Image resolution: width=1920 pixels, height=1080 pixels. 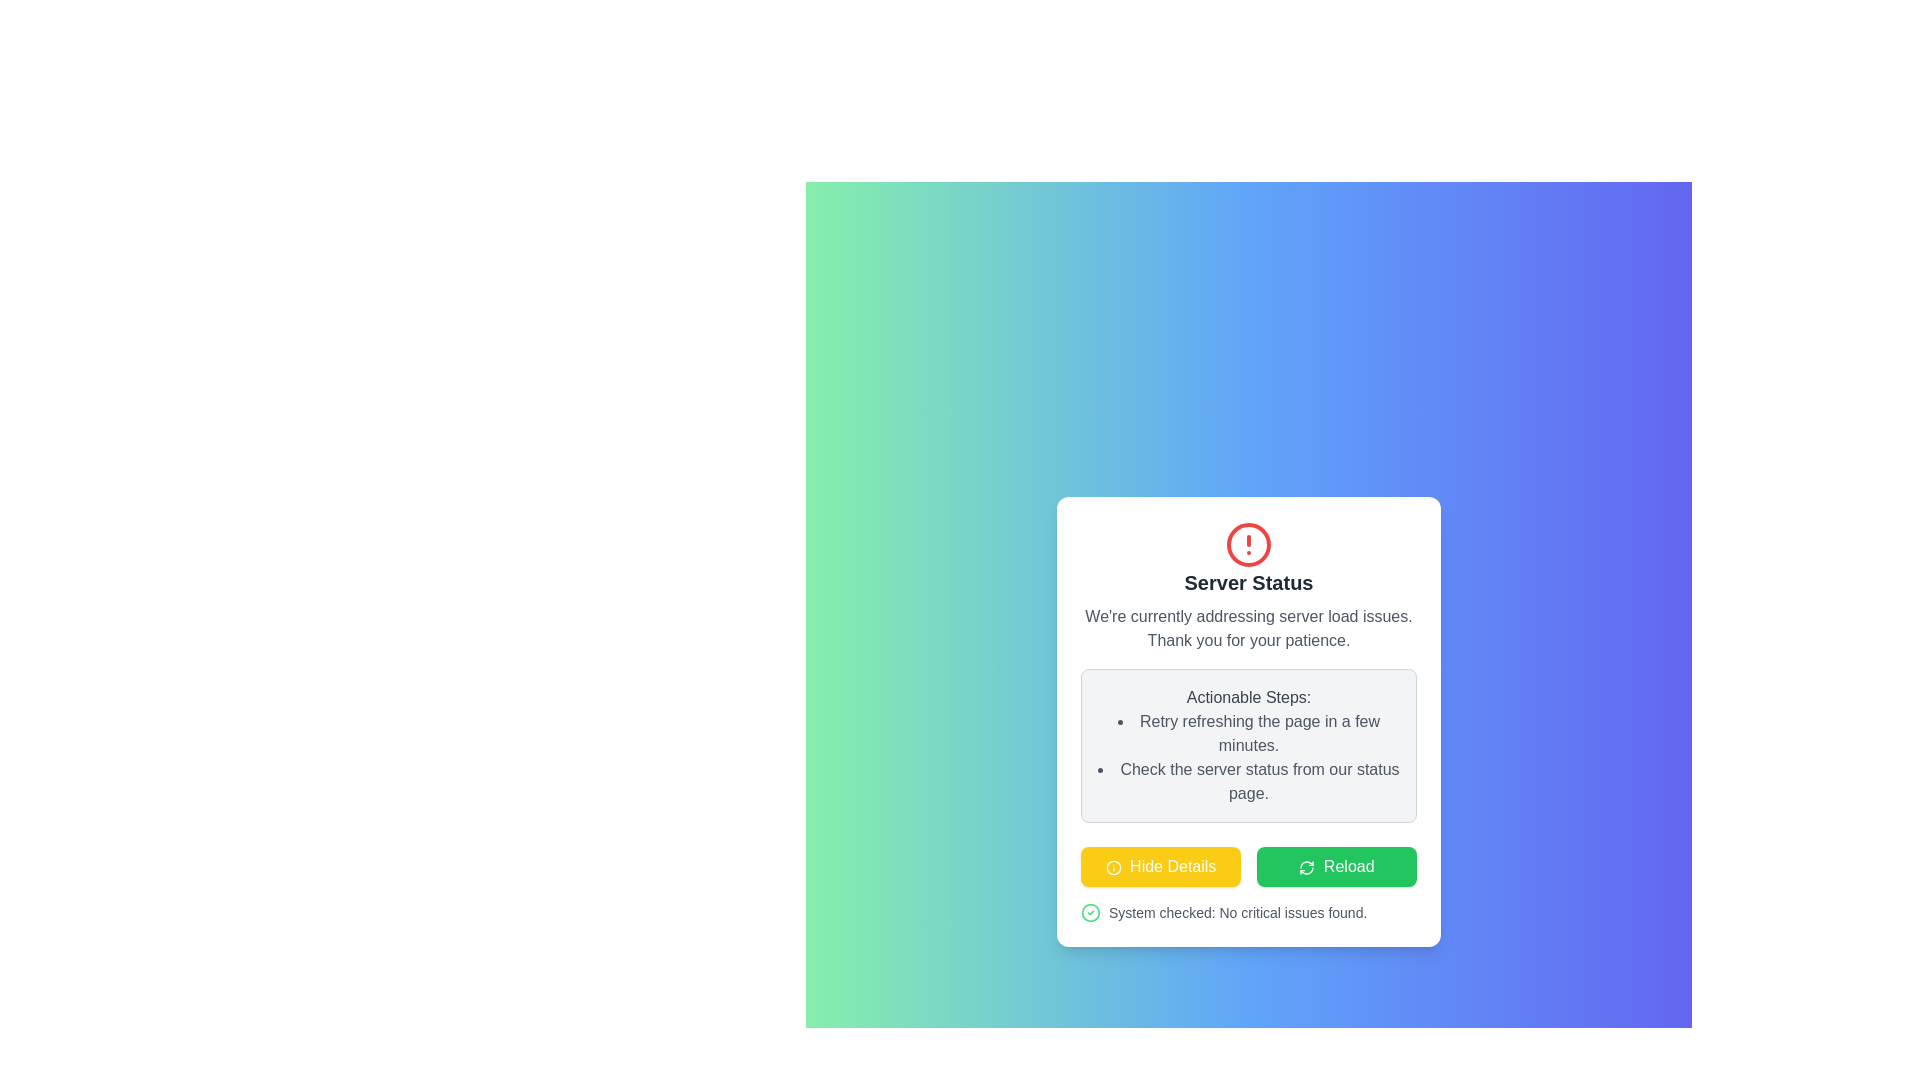 I want to click on the actionable steps in the central modal dialog component that provides server status and resolution advice, so click(x=1247, y=721).